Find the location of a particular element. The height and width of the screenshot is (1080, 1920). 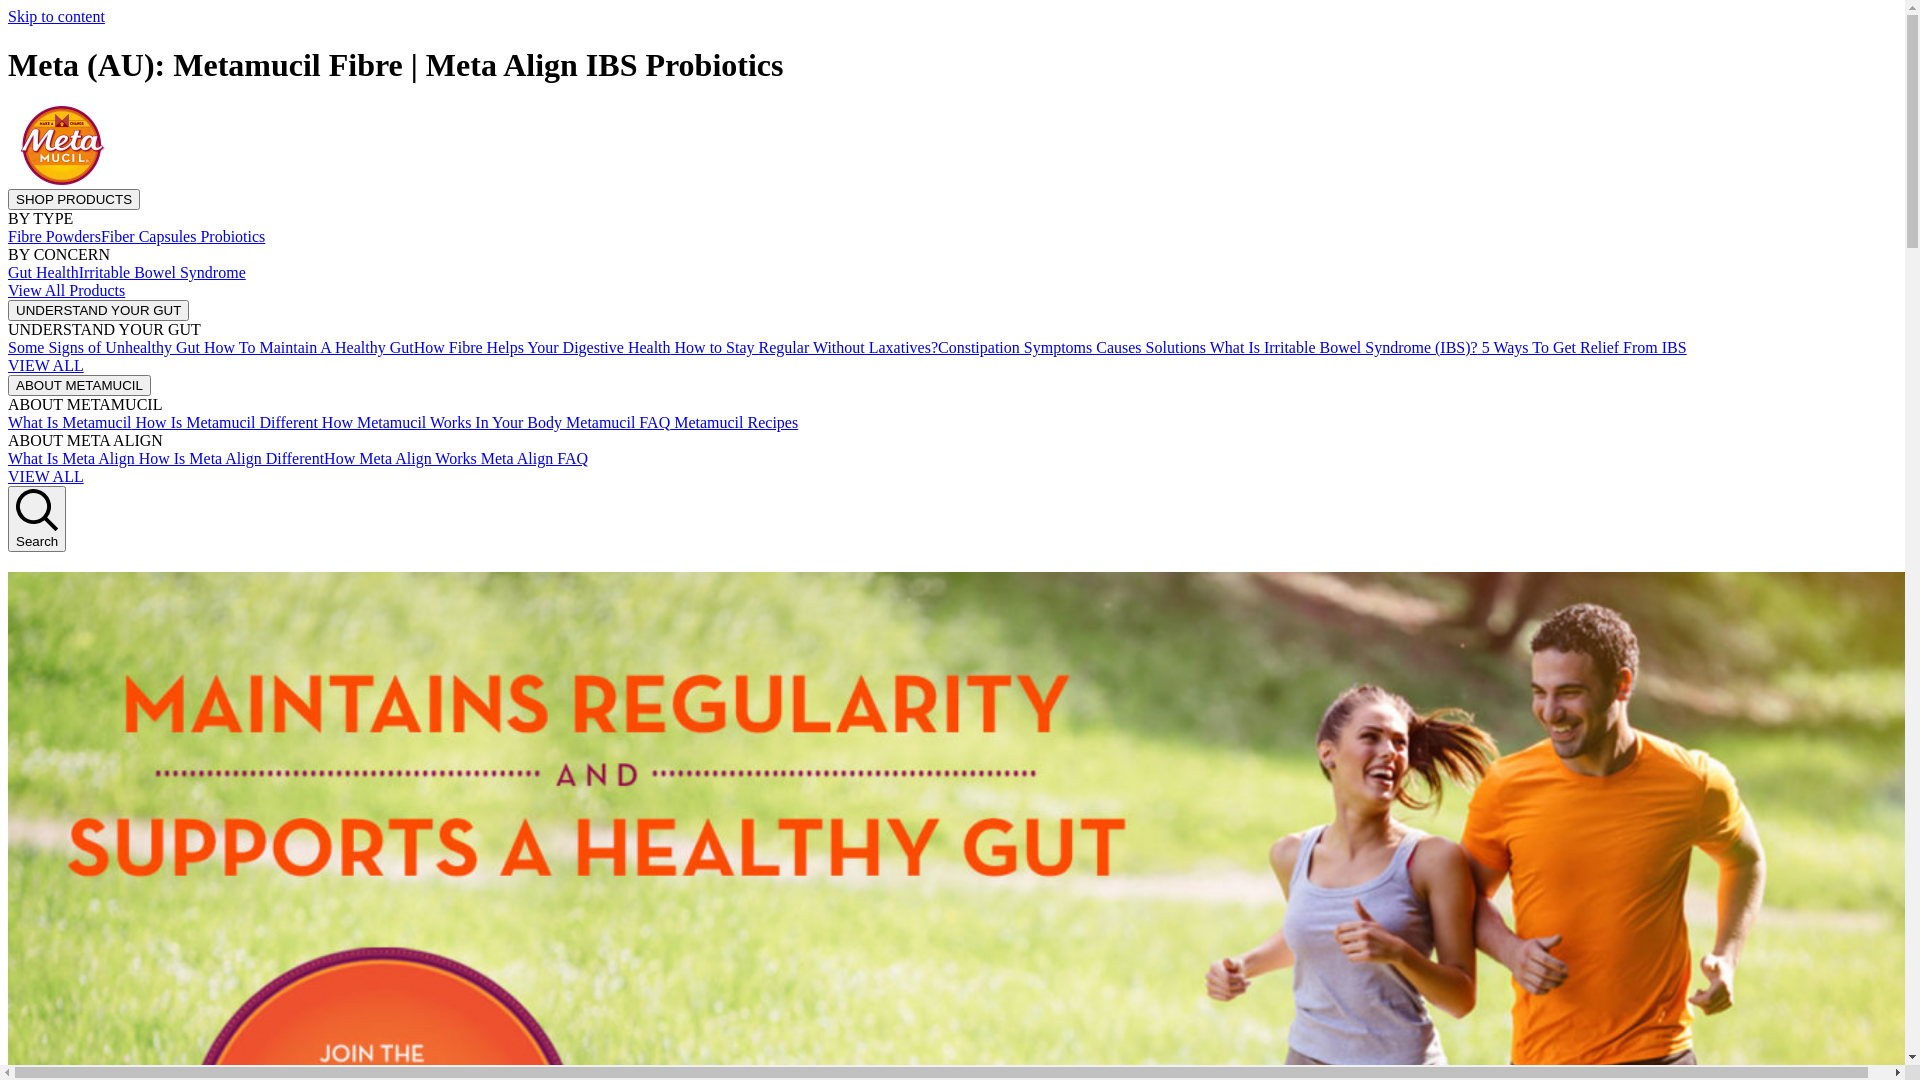

'Brand Logo' is located at coordinates (8, 178).